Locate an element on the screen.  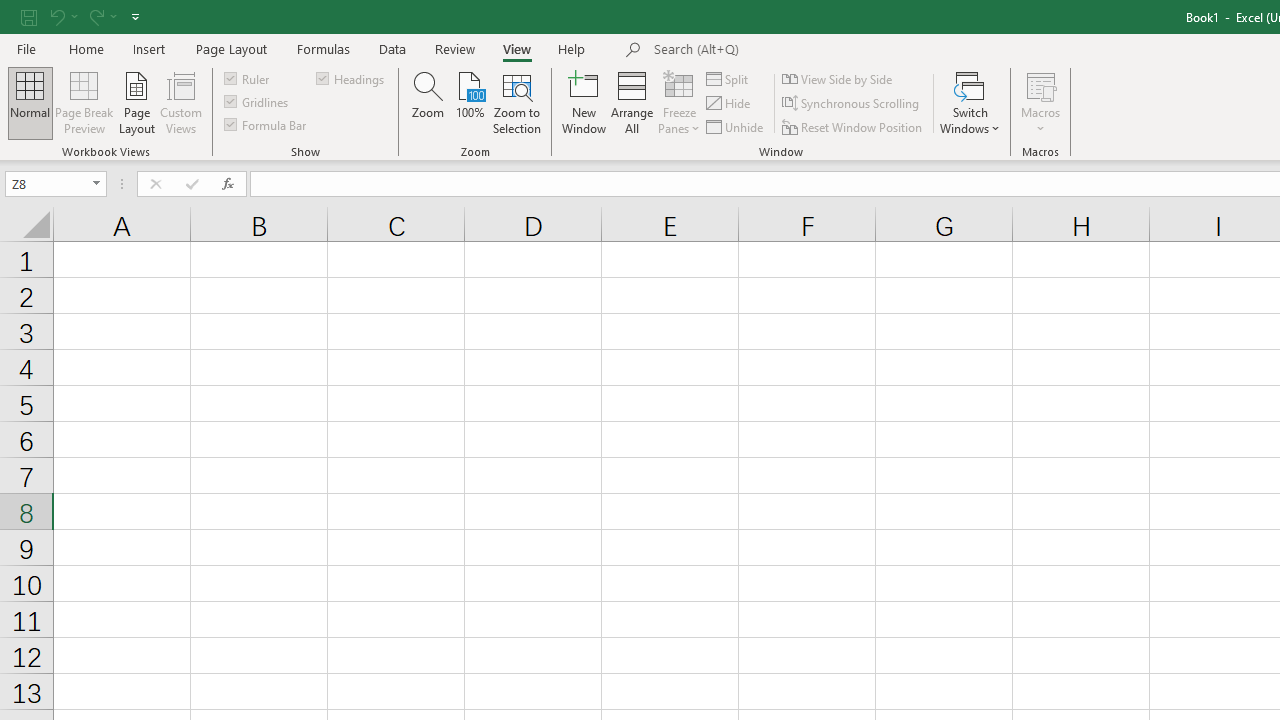
'Reset Window Position' is located at coordinates (854, 127).